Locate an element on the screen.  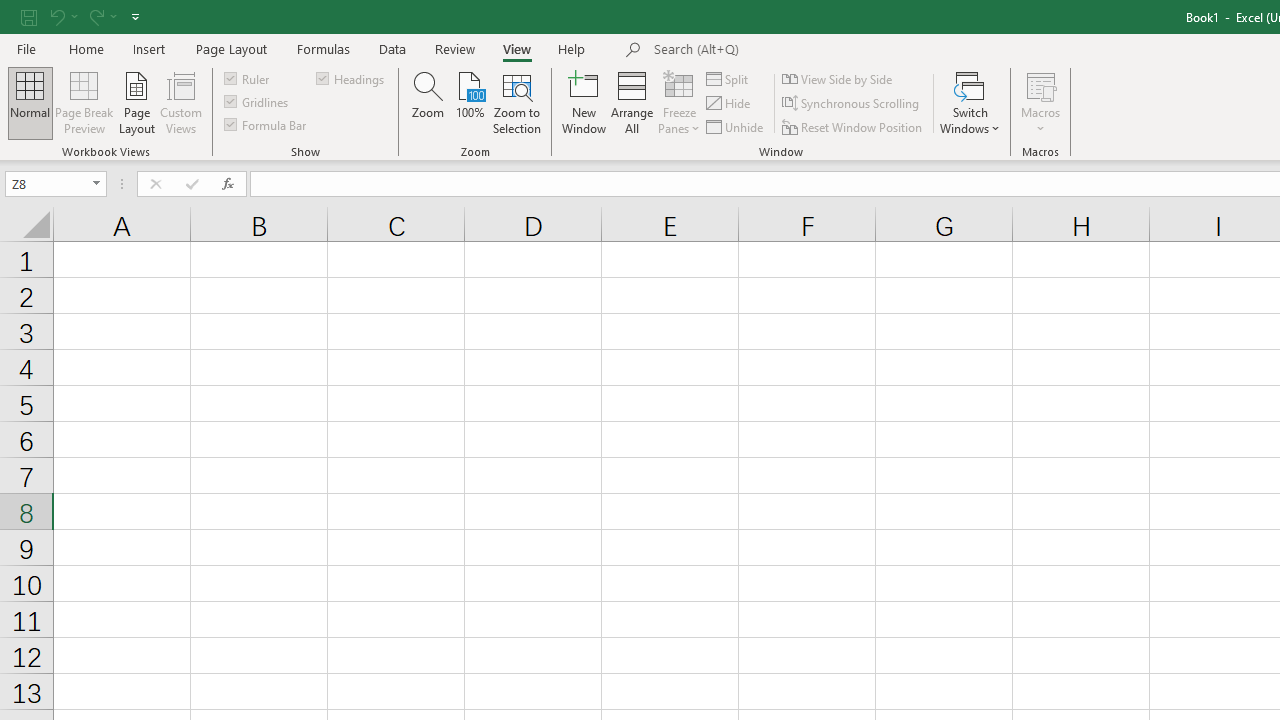
'Reset Window Position' is located at coordinates (854, 127).